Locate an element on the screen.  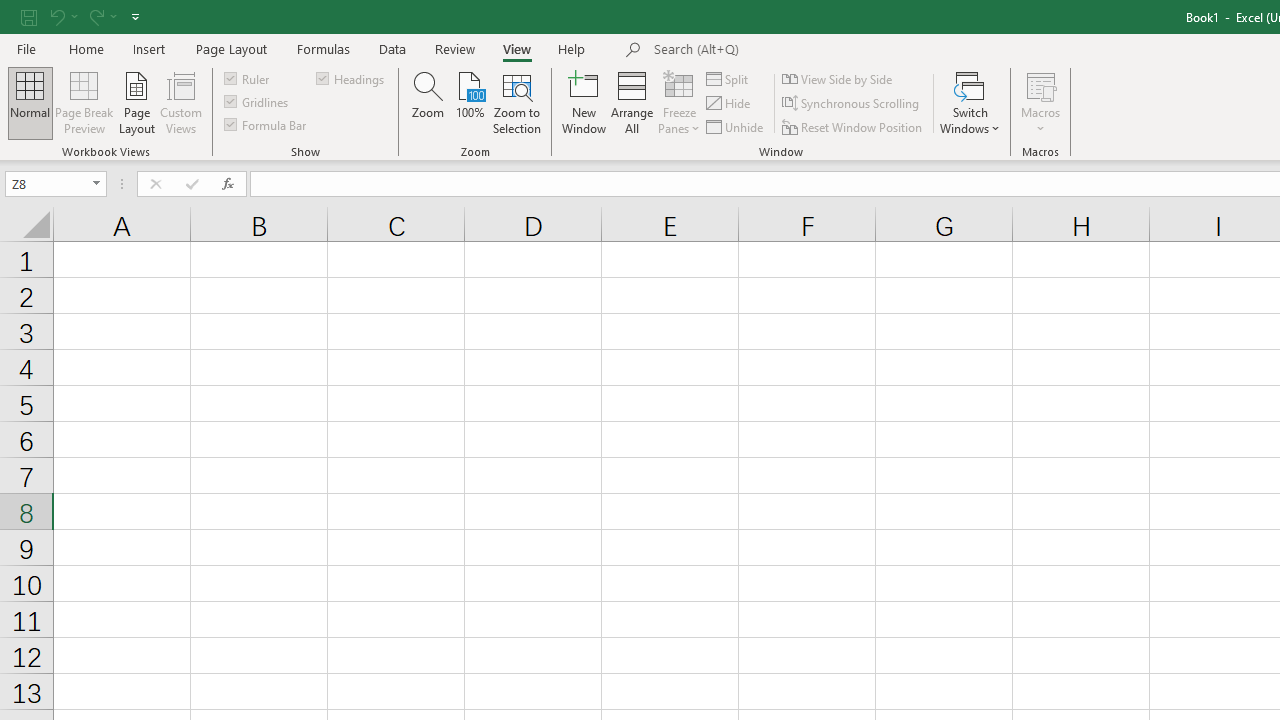
'Reset Window Position' is located at coordinates (854, 127).